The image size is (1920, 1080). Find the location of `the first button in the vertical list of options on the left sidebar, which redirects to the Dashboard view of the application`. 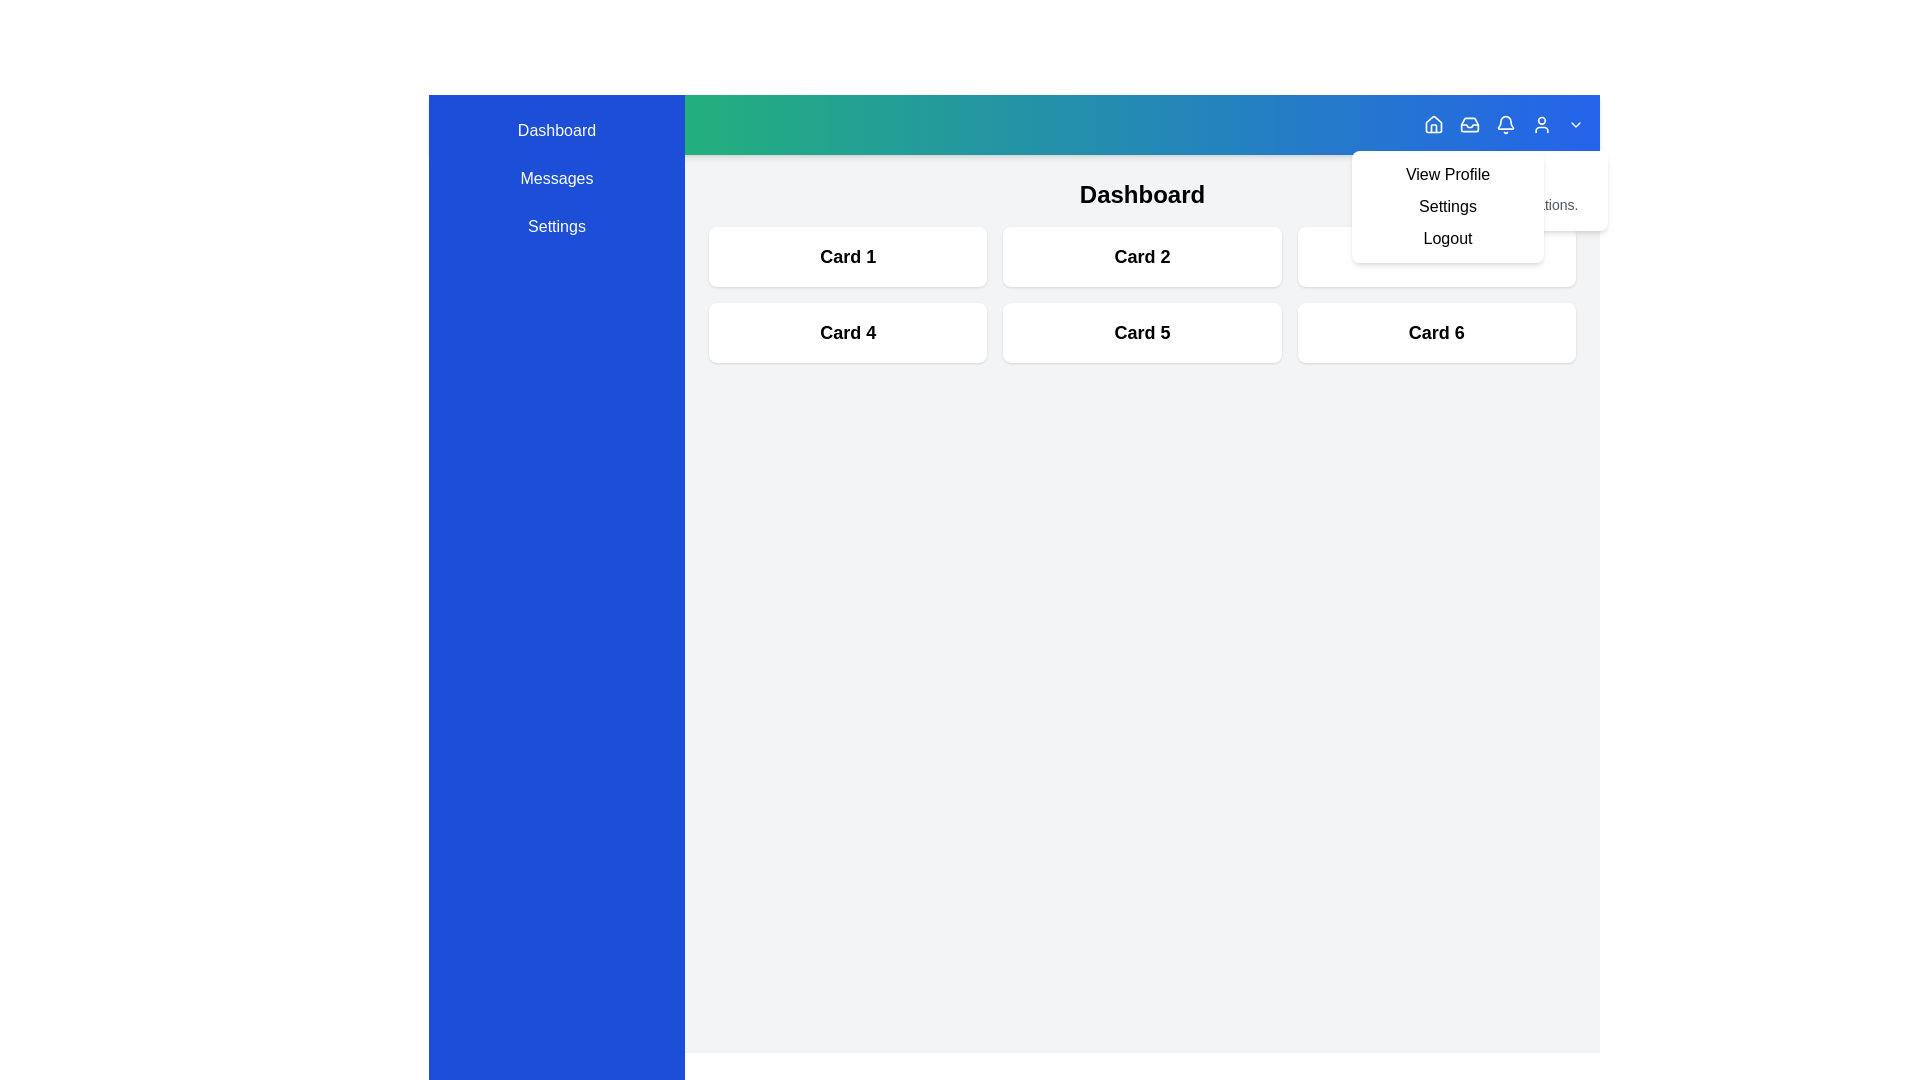

the first button in the vertical list of options on the left sidebar, which redirects to the Dashboard view of the application is located at coordinates (556, 131).